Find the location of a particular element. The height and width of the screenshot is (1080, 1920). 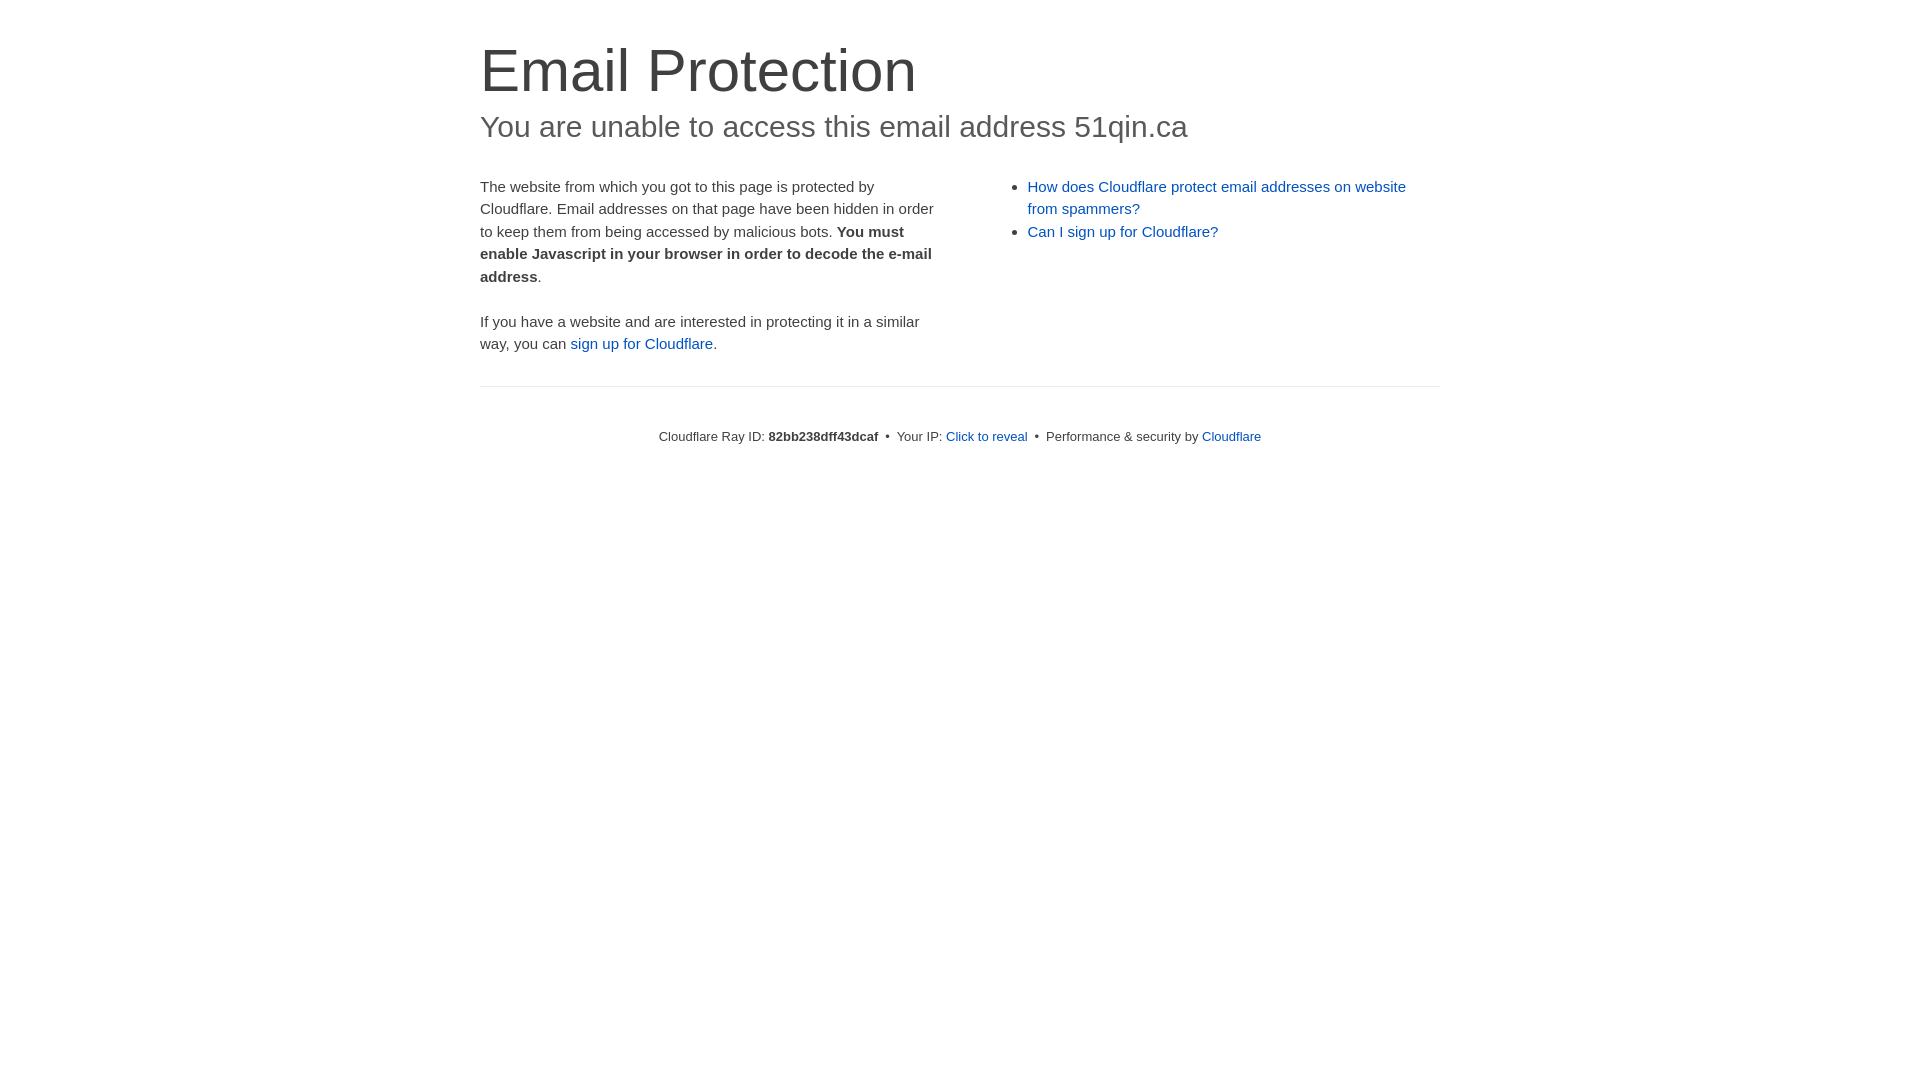

'Cloudflare' is located at coordinates (1230, 435).